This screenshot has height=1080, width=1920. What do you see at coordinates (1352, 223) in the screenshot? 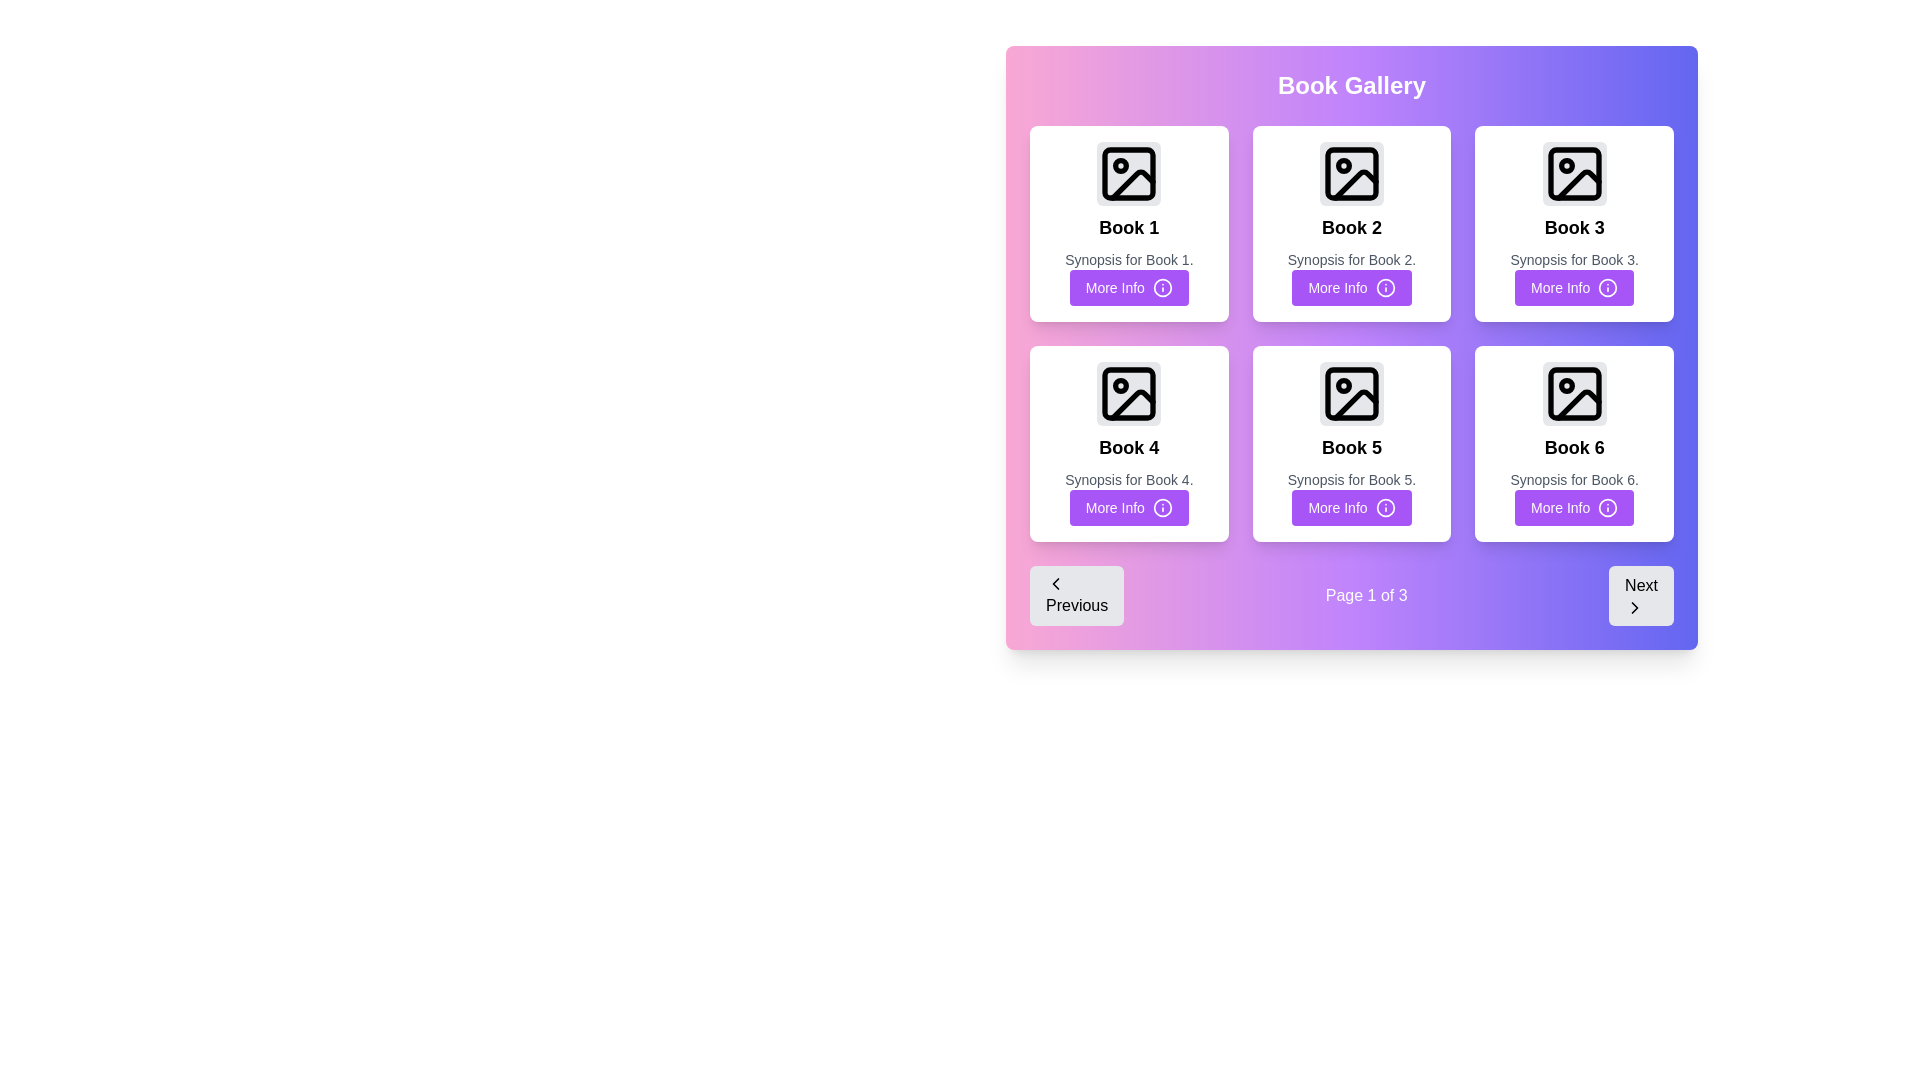
I see `the second card in the first row of the Book Gallery` at bounding box center [1352, 223].